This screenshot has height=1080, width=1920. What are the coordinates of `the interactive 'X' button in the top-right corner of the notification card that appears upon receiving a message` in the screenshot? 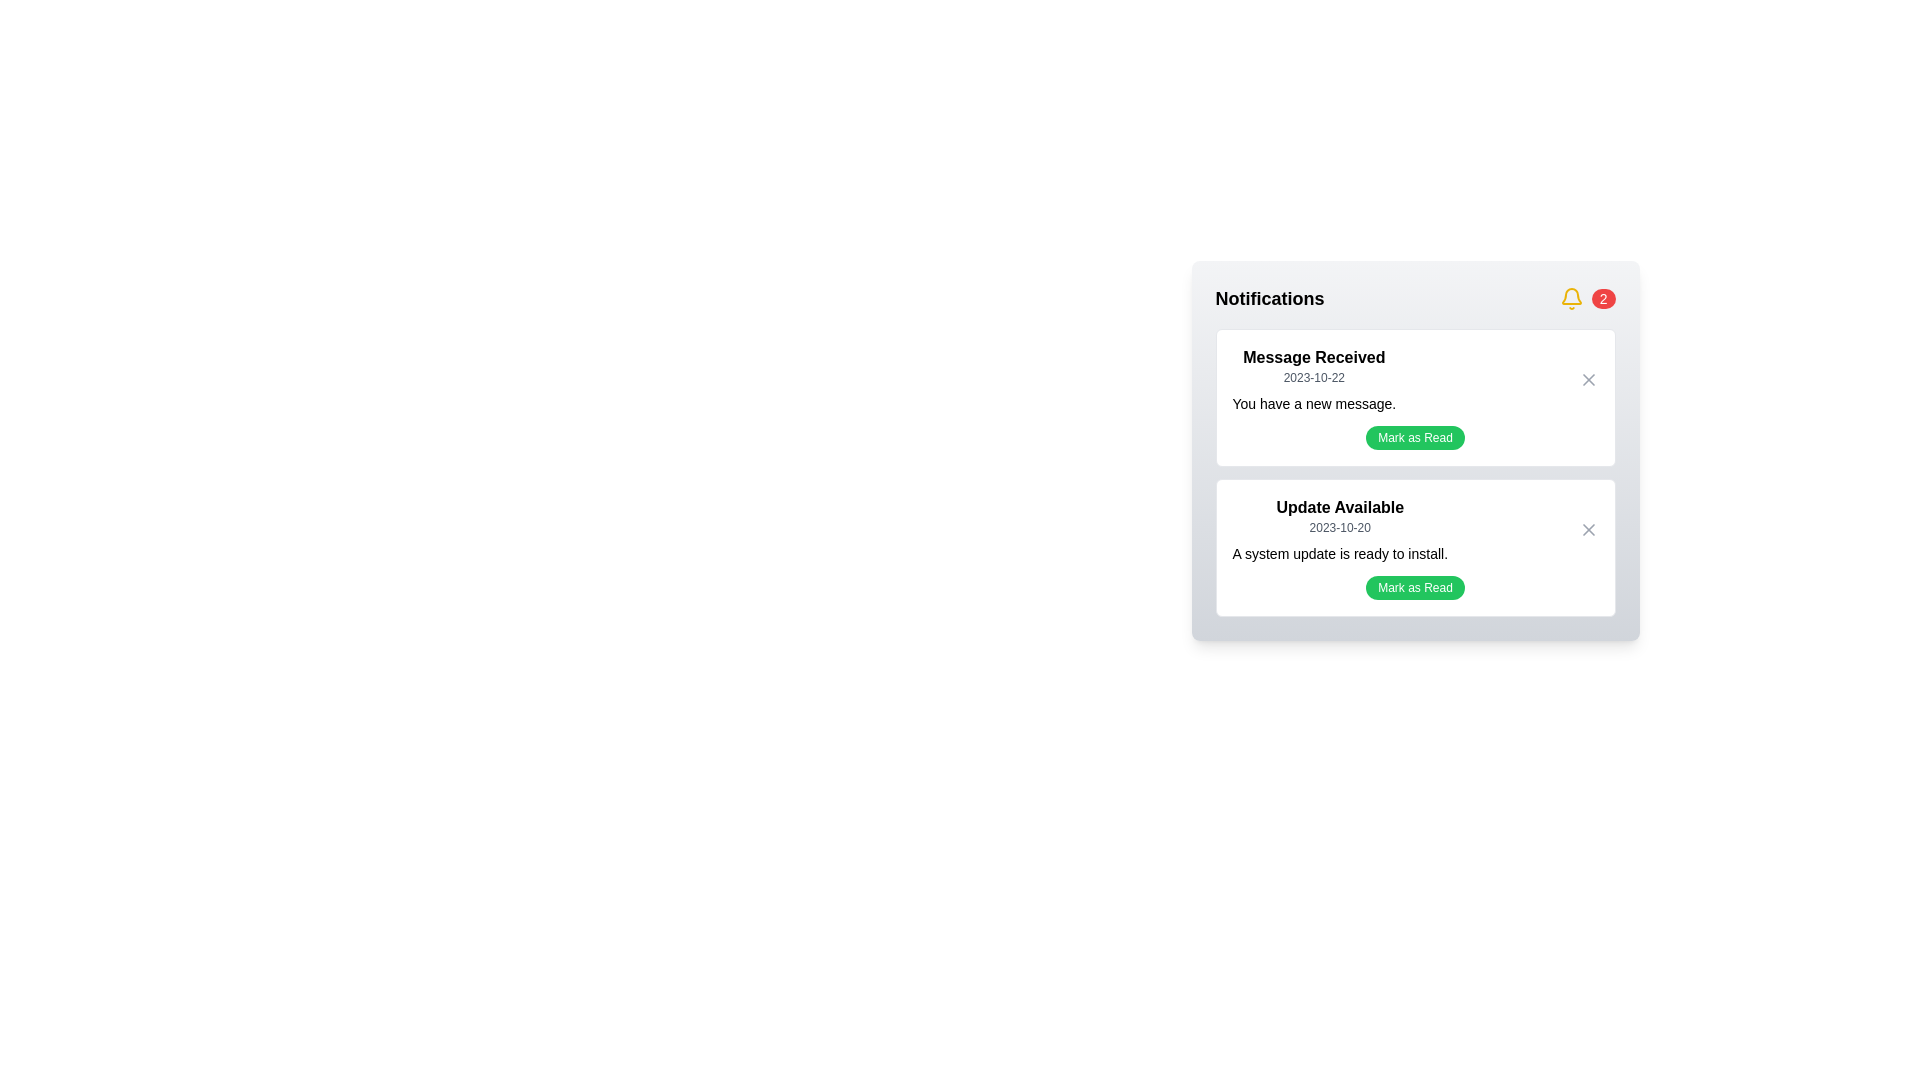 It's located at (1587, 380).